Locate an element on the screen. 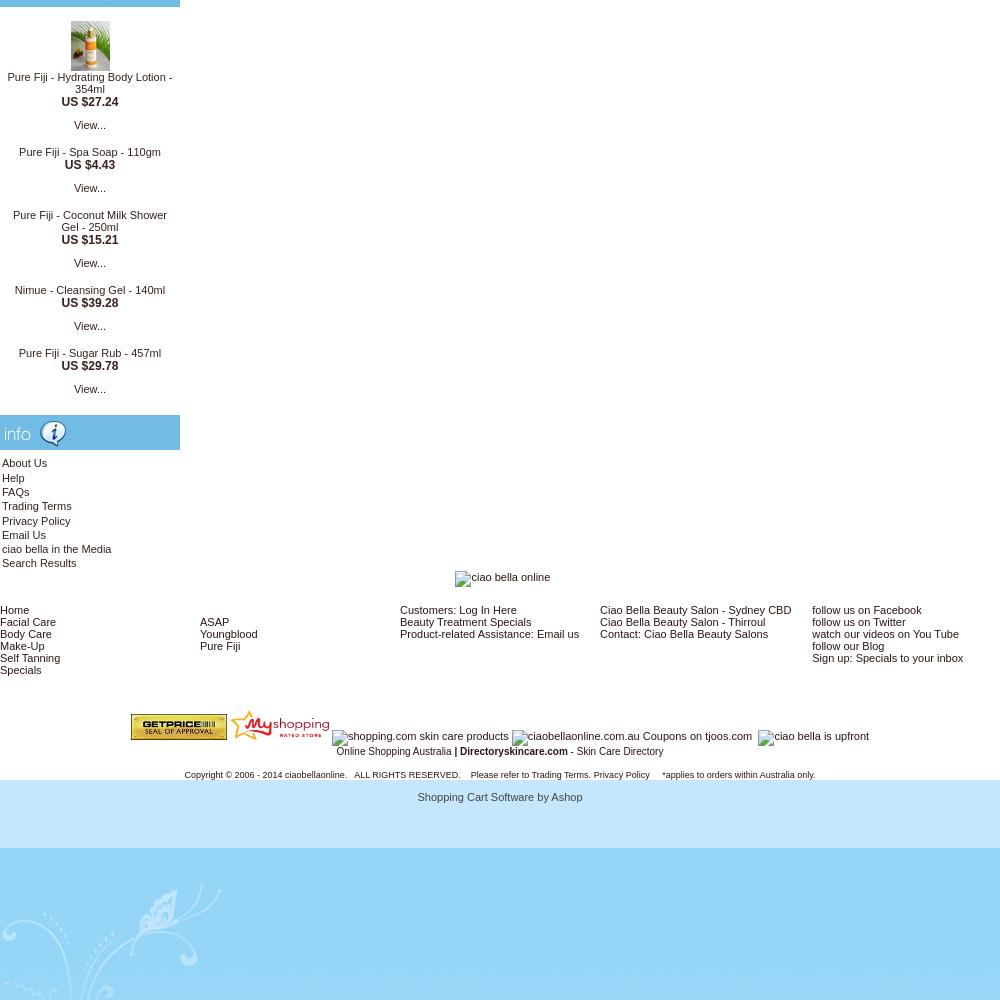 This screenshot has width=1000, height=1000. '-' is located at coordinates (570, 750).